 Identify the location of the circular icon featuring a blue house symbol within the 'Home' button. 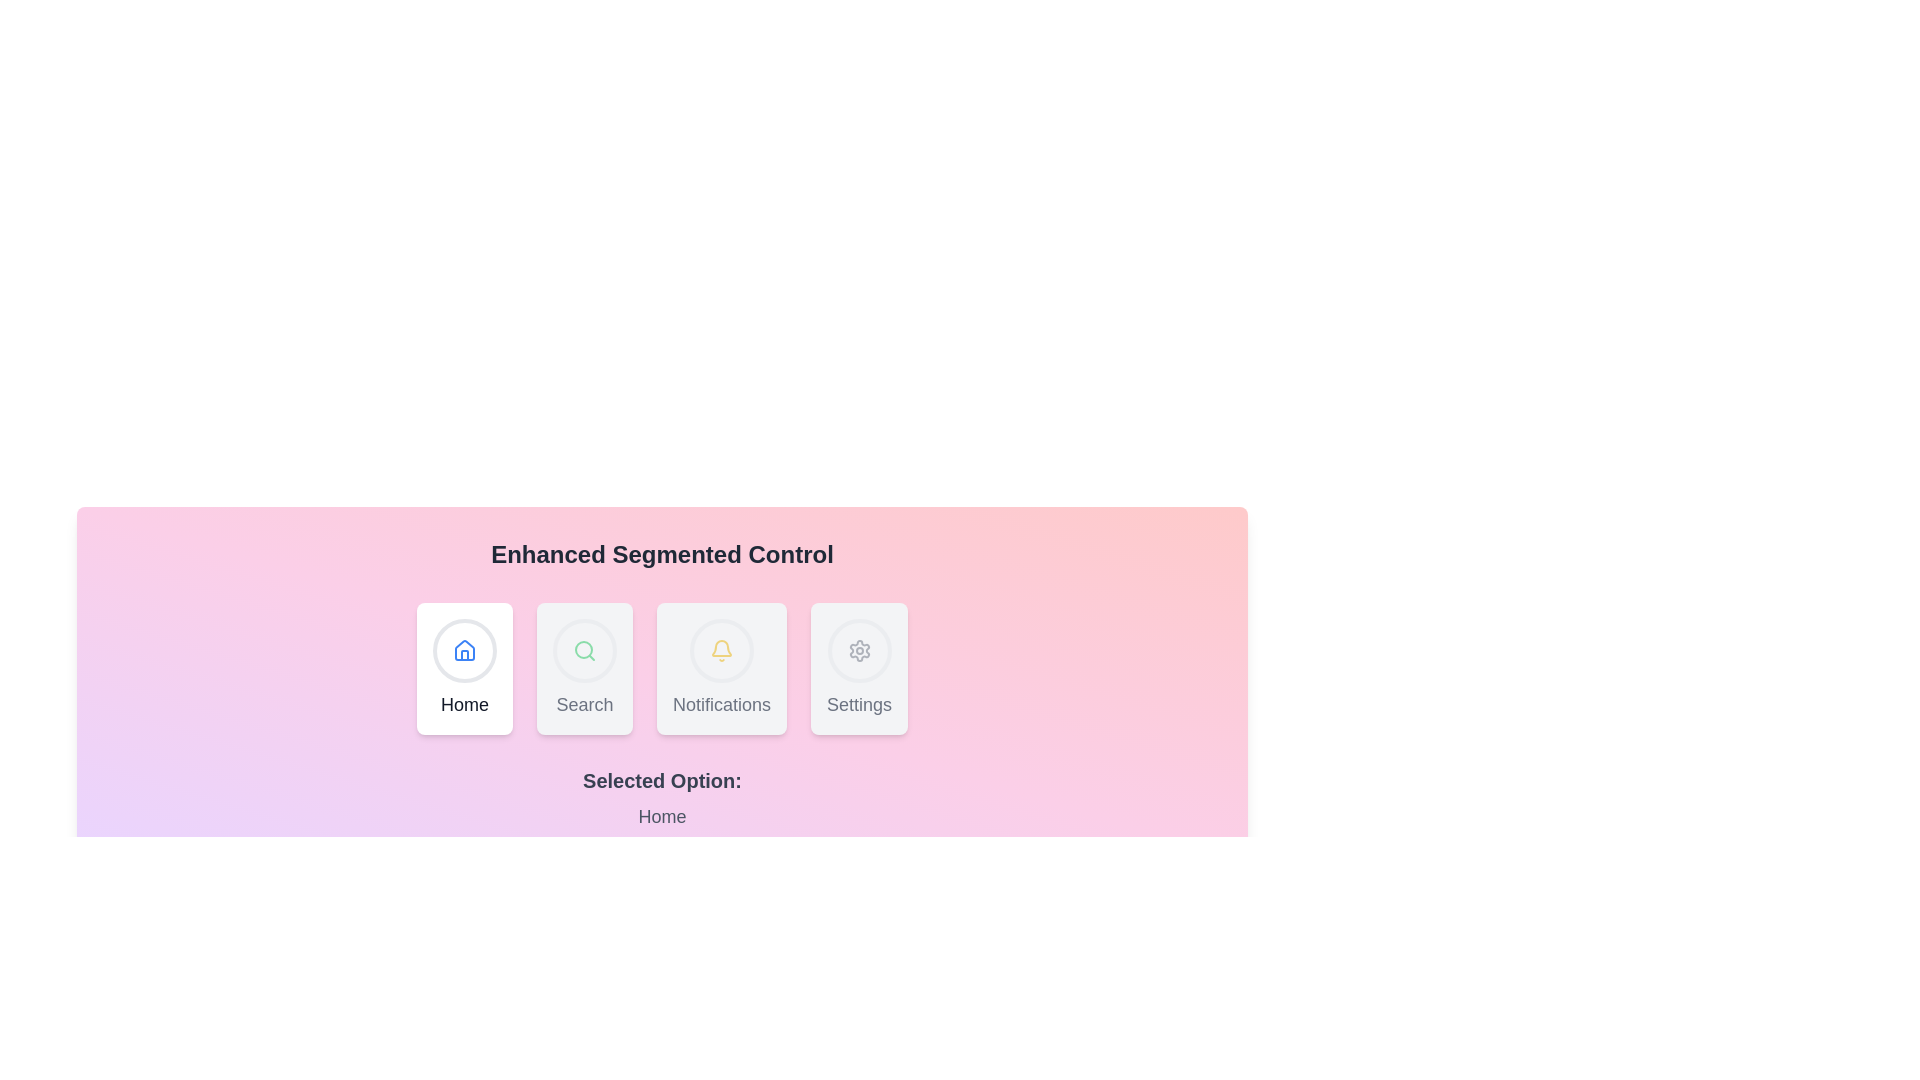
(464, 651).